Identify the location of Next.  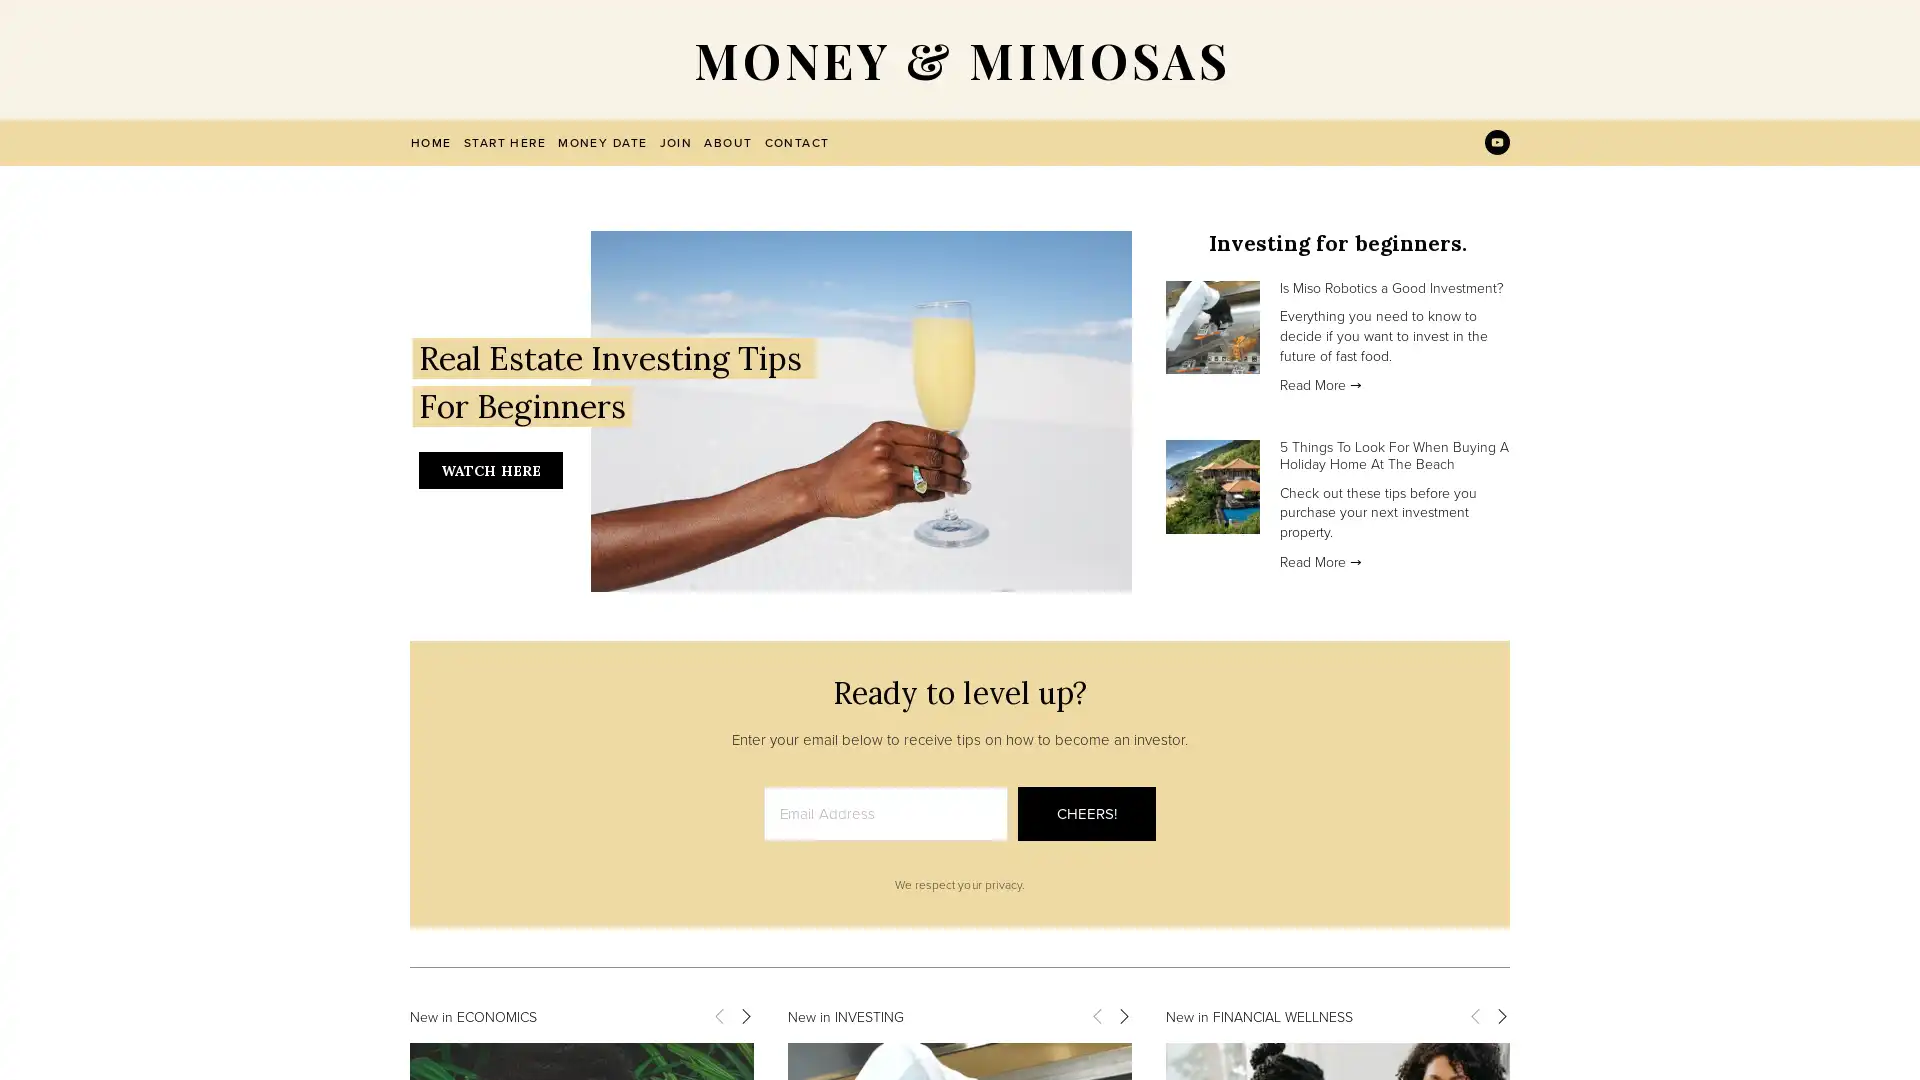
(743, 1014).